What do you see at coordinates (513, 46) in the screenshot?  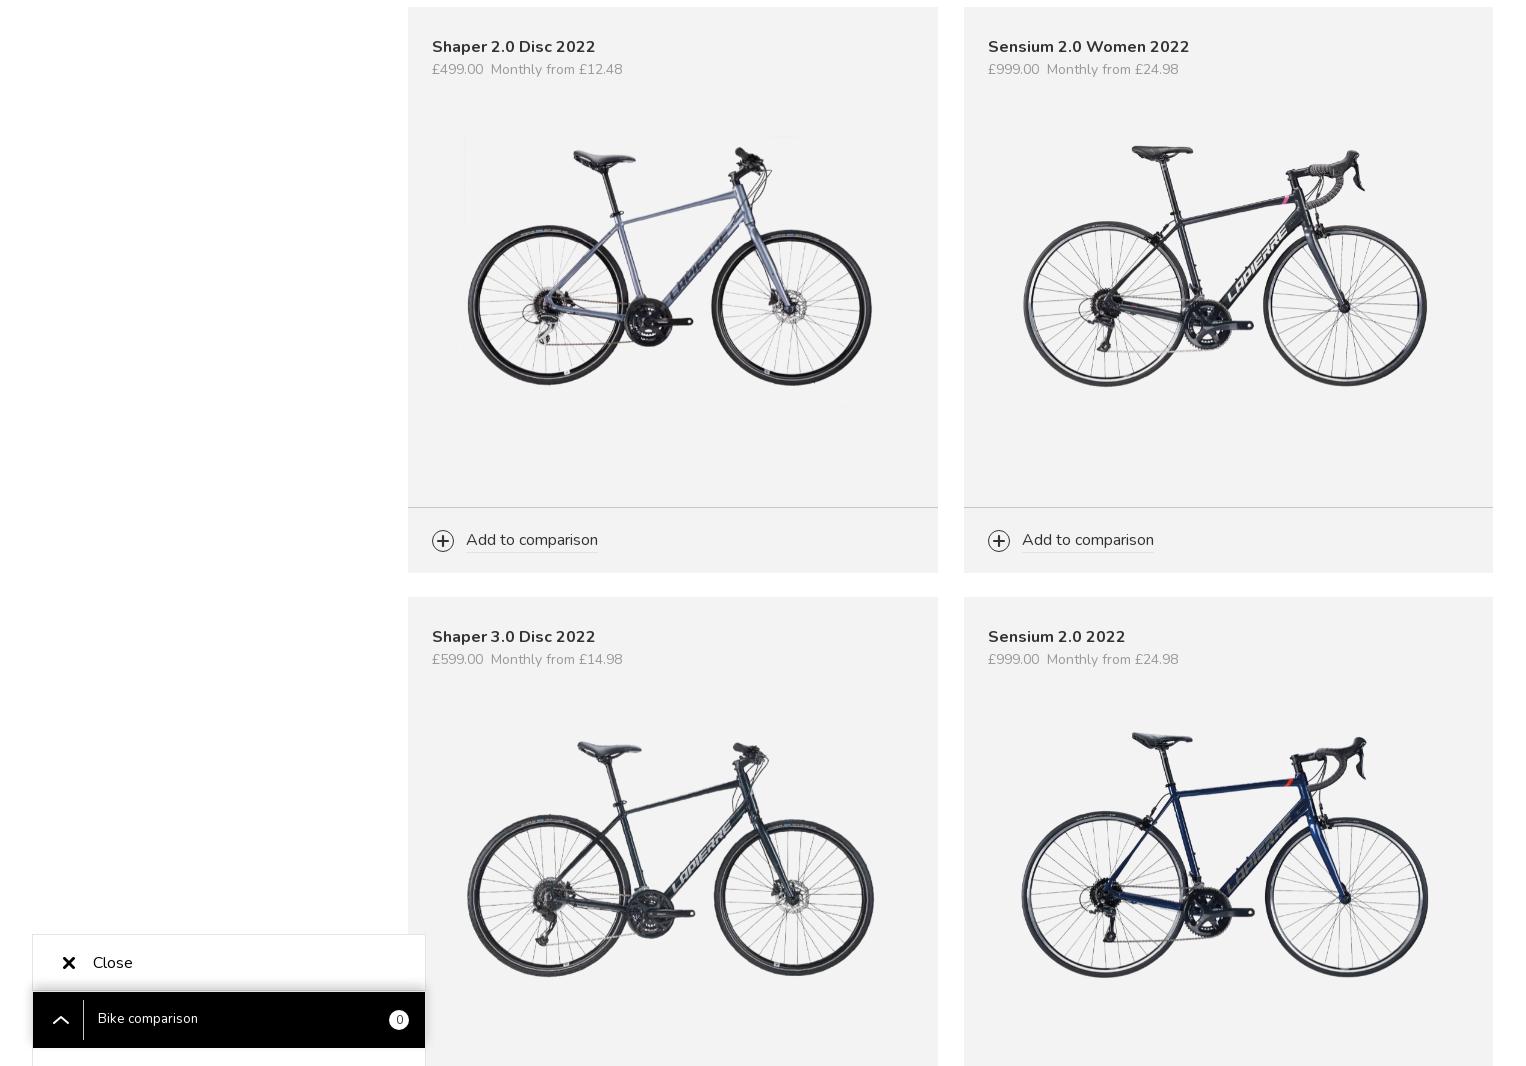 I see `'Shaper 2.0 Disc 2022'` at bounding box center [513, 46].